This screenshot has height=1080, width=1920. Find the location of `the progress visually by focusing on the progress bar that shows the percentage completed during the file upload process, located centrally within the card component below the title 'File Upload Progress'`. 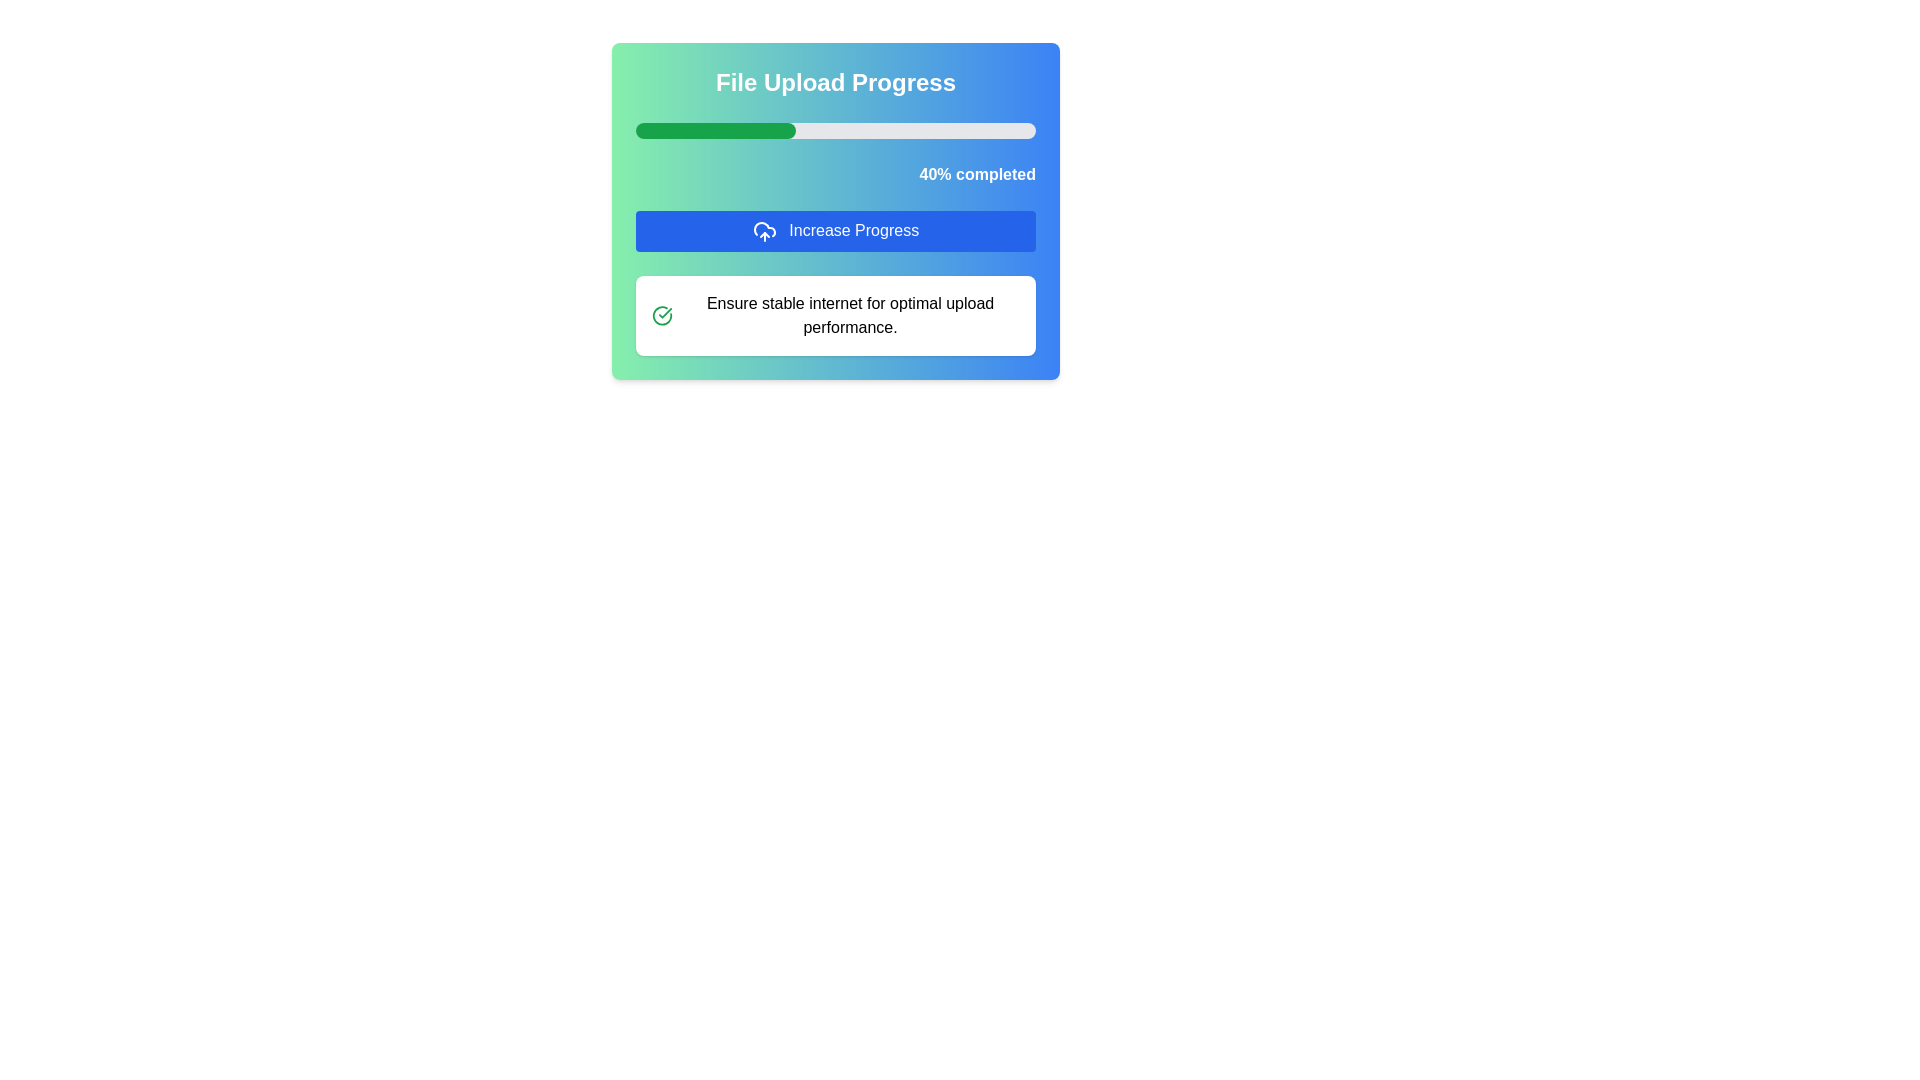

the progress visually by focusing on the progress bar that shows the percentage completed during the file upload process, located centrally within the card component below the title 'File Upload Progress' is located at coordinates (835, 131).